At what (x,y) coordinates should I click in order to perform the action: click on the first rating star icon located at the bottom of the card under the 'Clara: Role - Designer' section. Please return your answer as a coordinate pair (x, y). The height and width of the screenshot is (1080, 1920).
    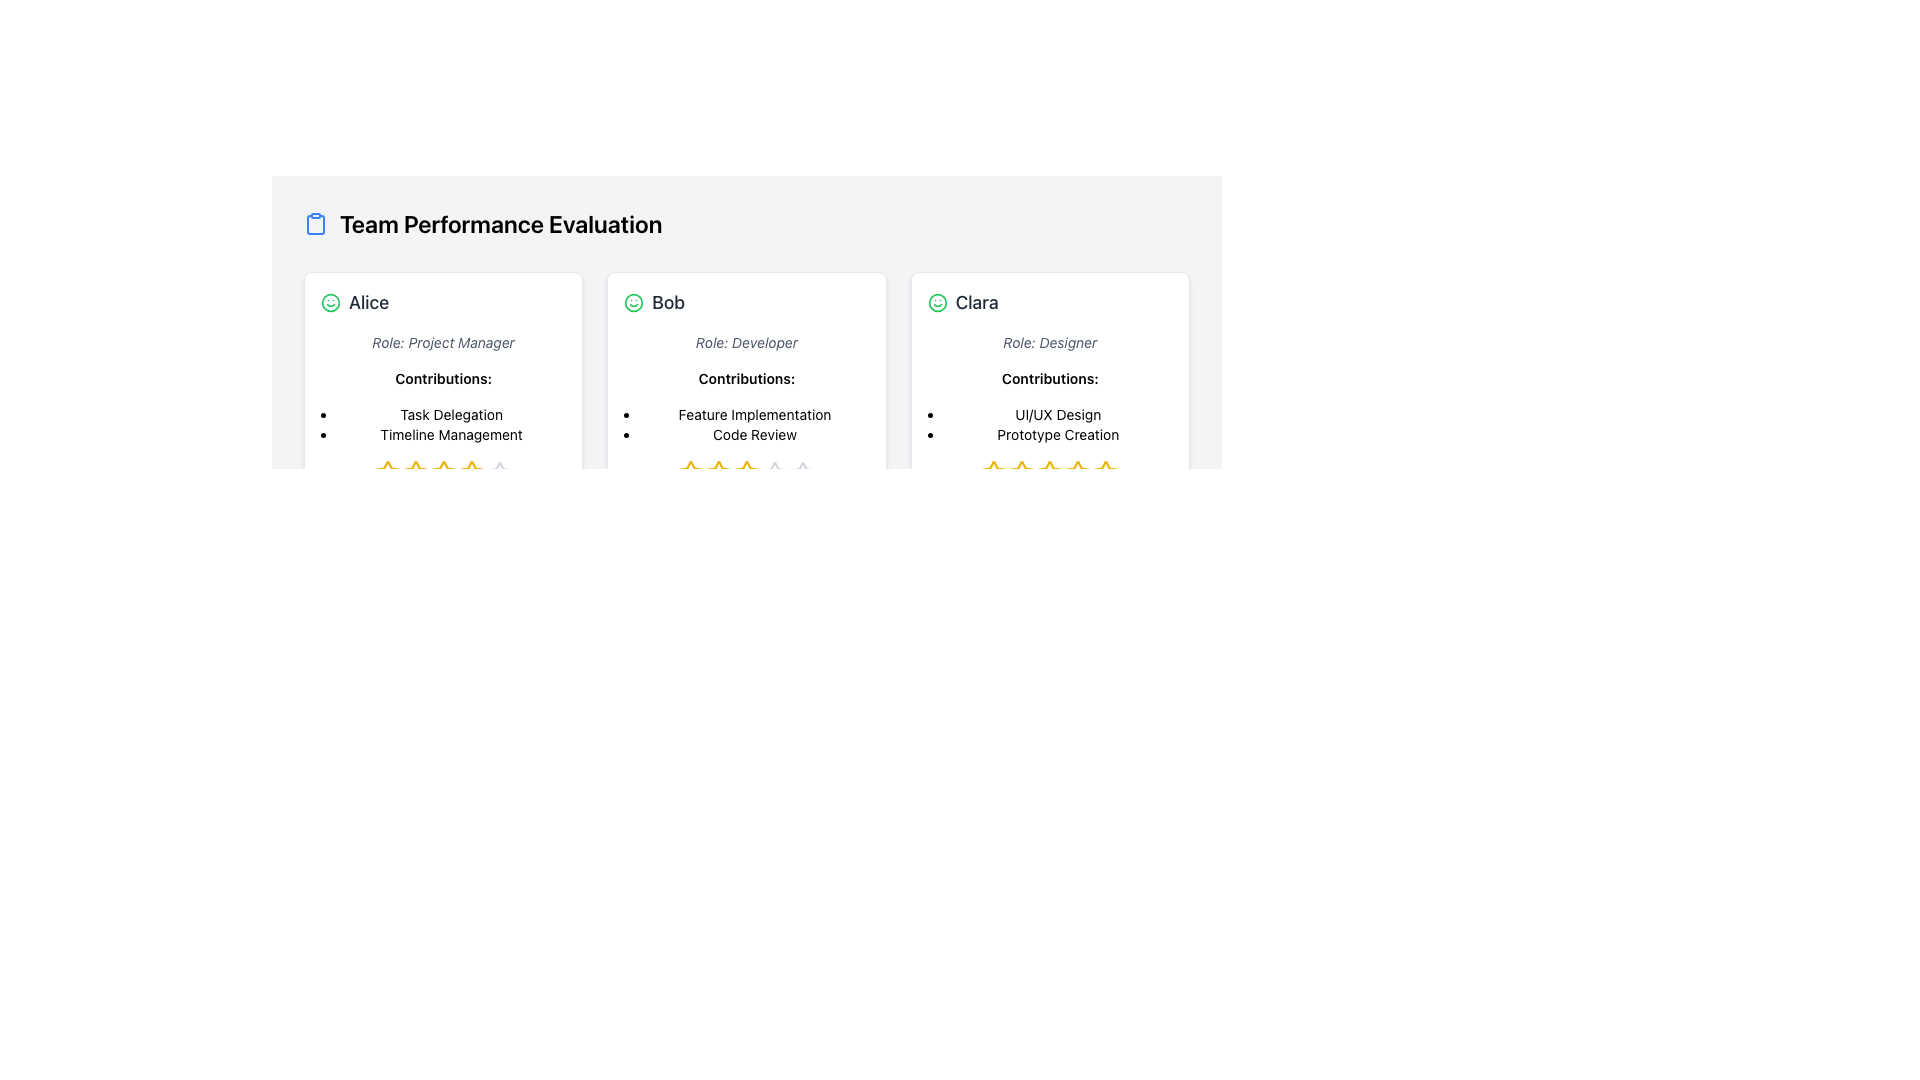
    Looking at the image, I should click on (994, 473).